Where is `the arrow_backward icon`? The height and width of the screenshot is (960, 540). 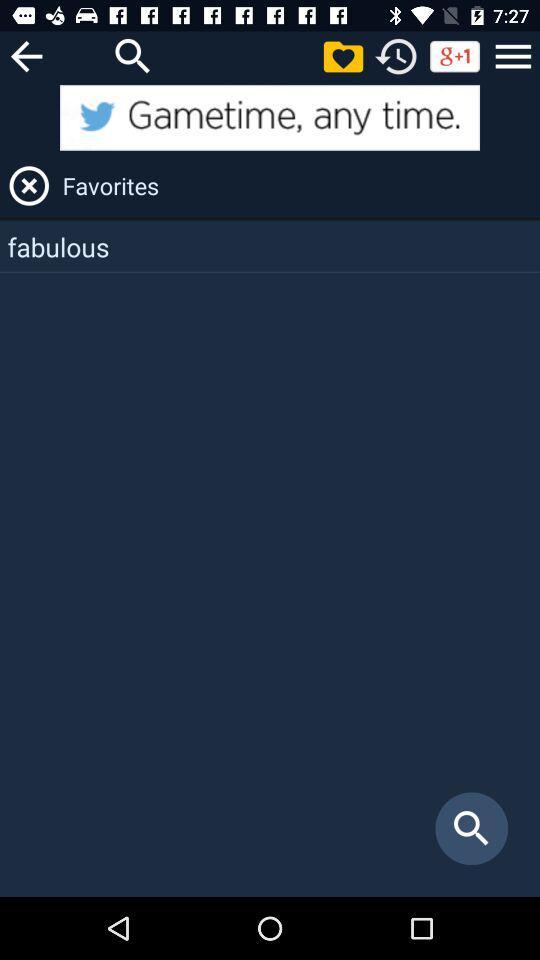 the arrow_backward icon is located at coordinates (25, 55).